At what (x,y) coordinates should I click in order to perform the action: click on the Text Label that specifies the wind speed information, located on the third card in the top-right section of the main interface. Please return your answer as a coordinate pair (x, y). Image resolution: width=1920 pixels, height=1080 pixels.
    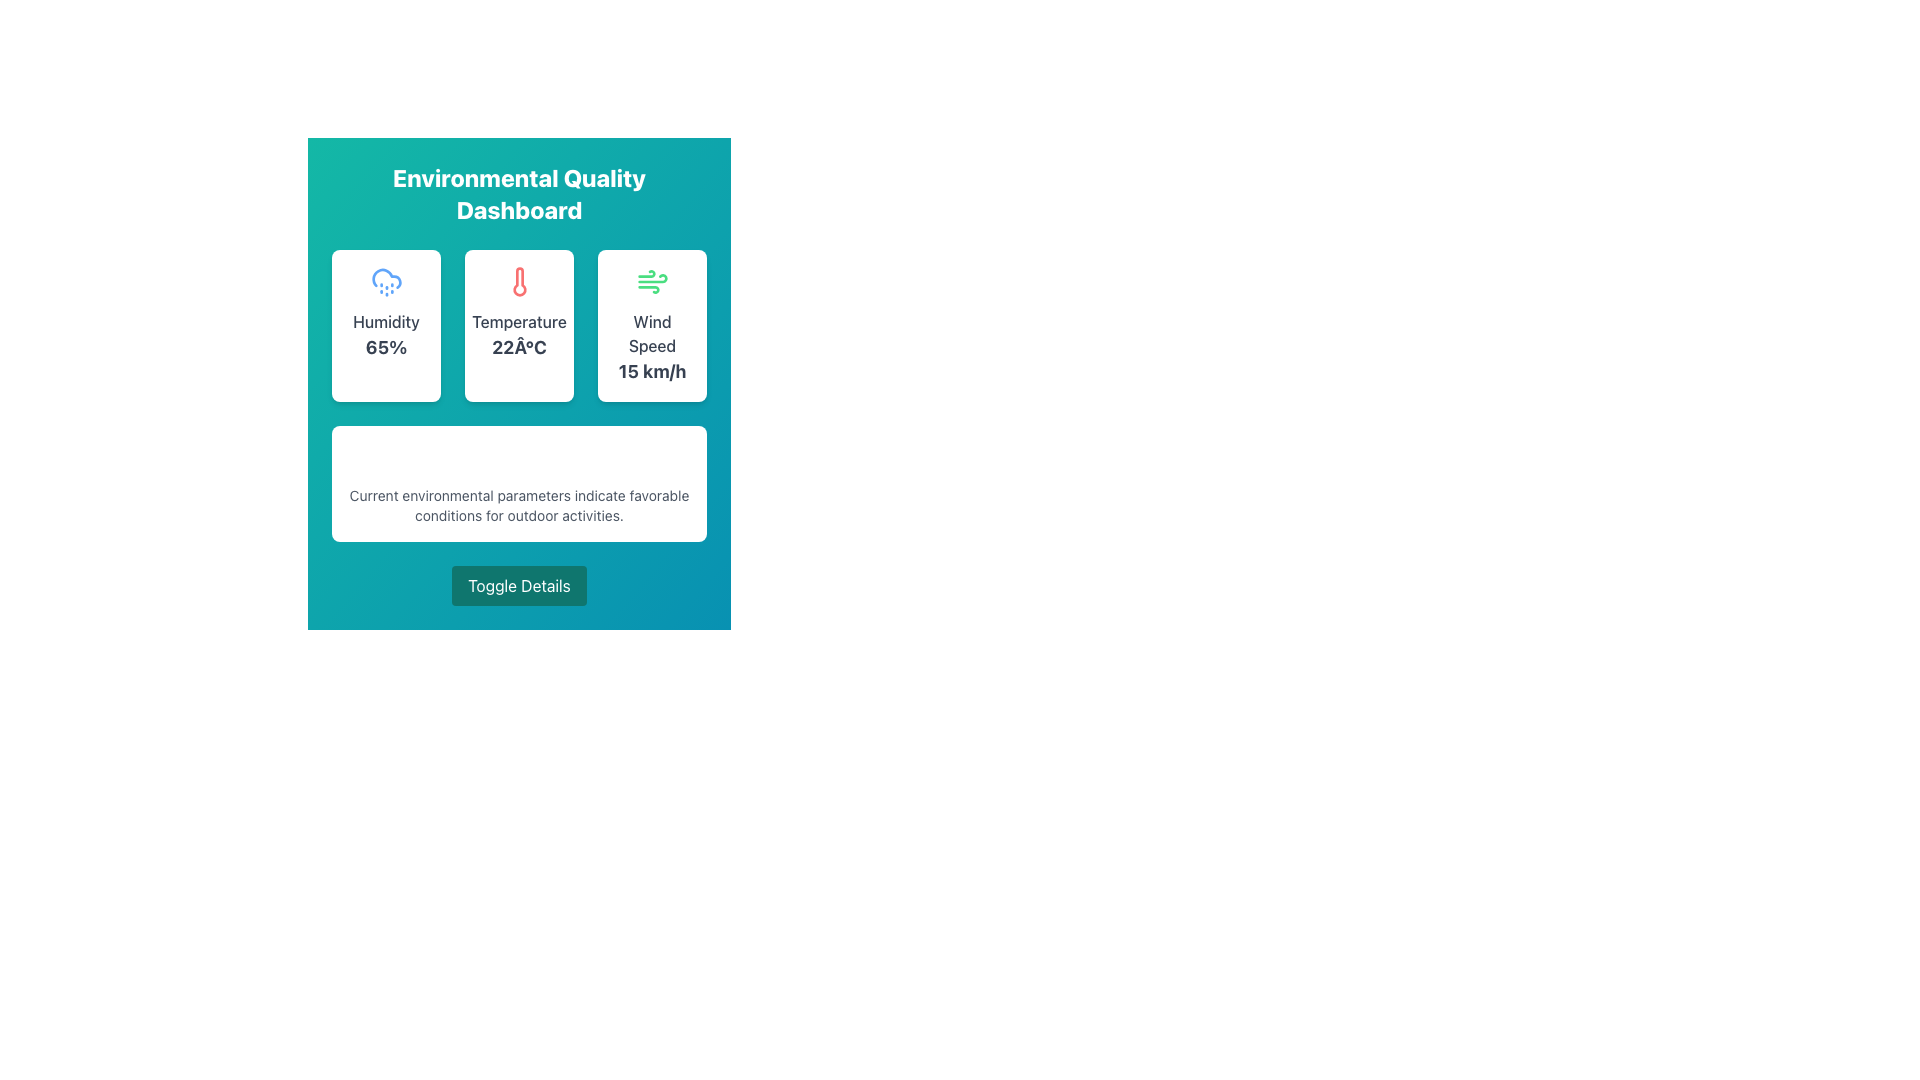
    Looking at the image, I should click on (652, 333).